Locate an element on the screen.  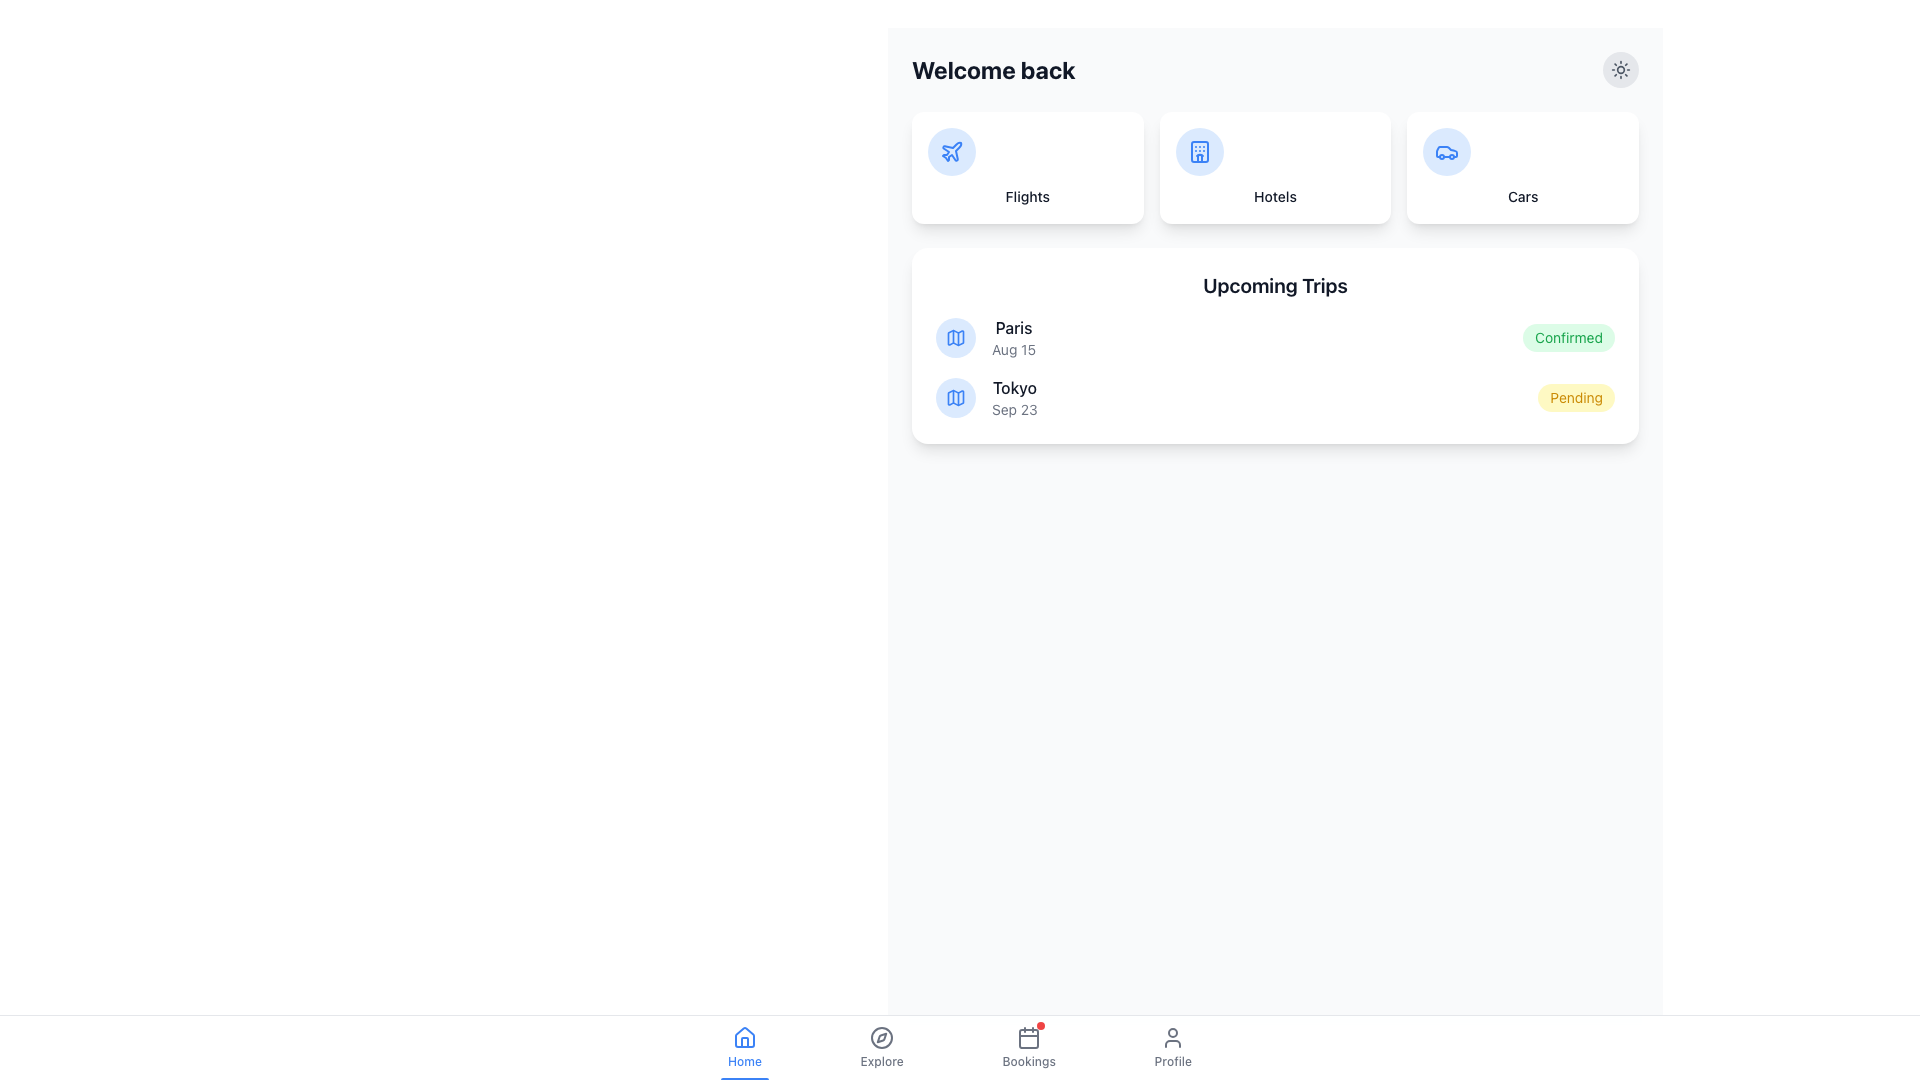
the 'Cars' text label, which is styled with a small bold gray font and located at the bottom of a card beneath a car icon is located at coordinates (1522, 196).